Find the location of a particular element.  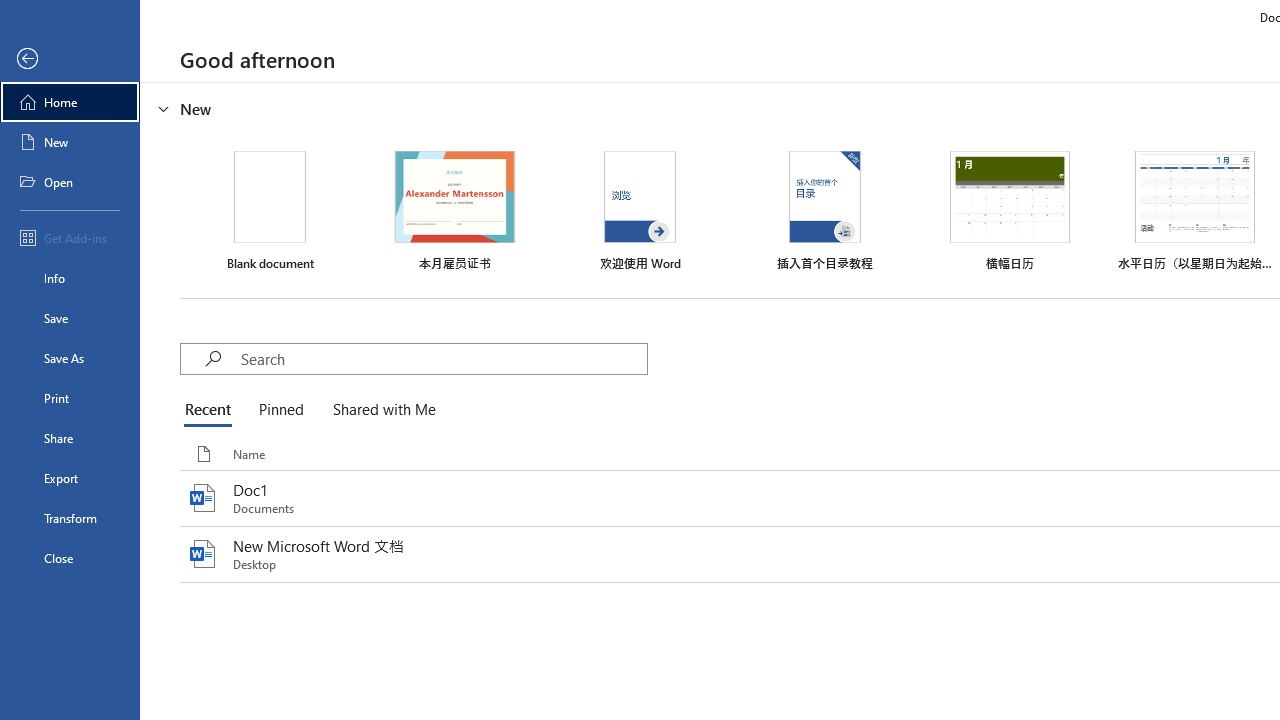

'Blank document' is located at coordinates (269, 211).